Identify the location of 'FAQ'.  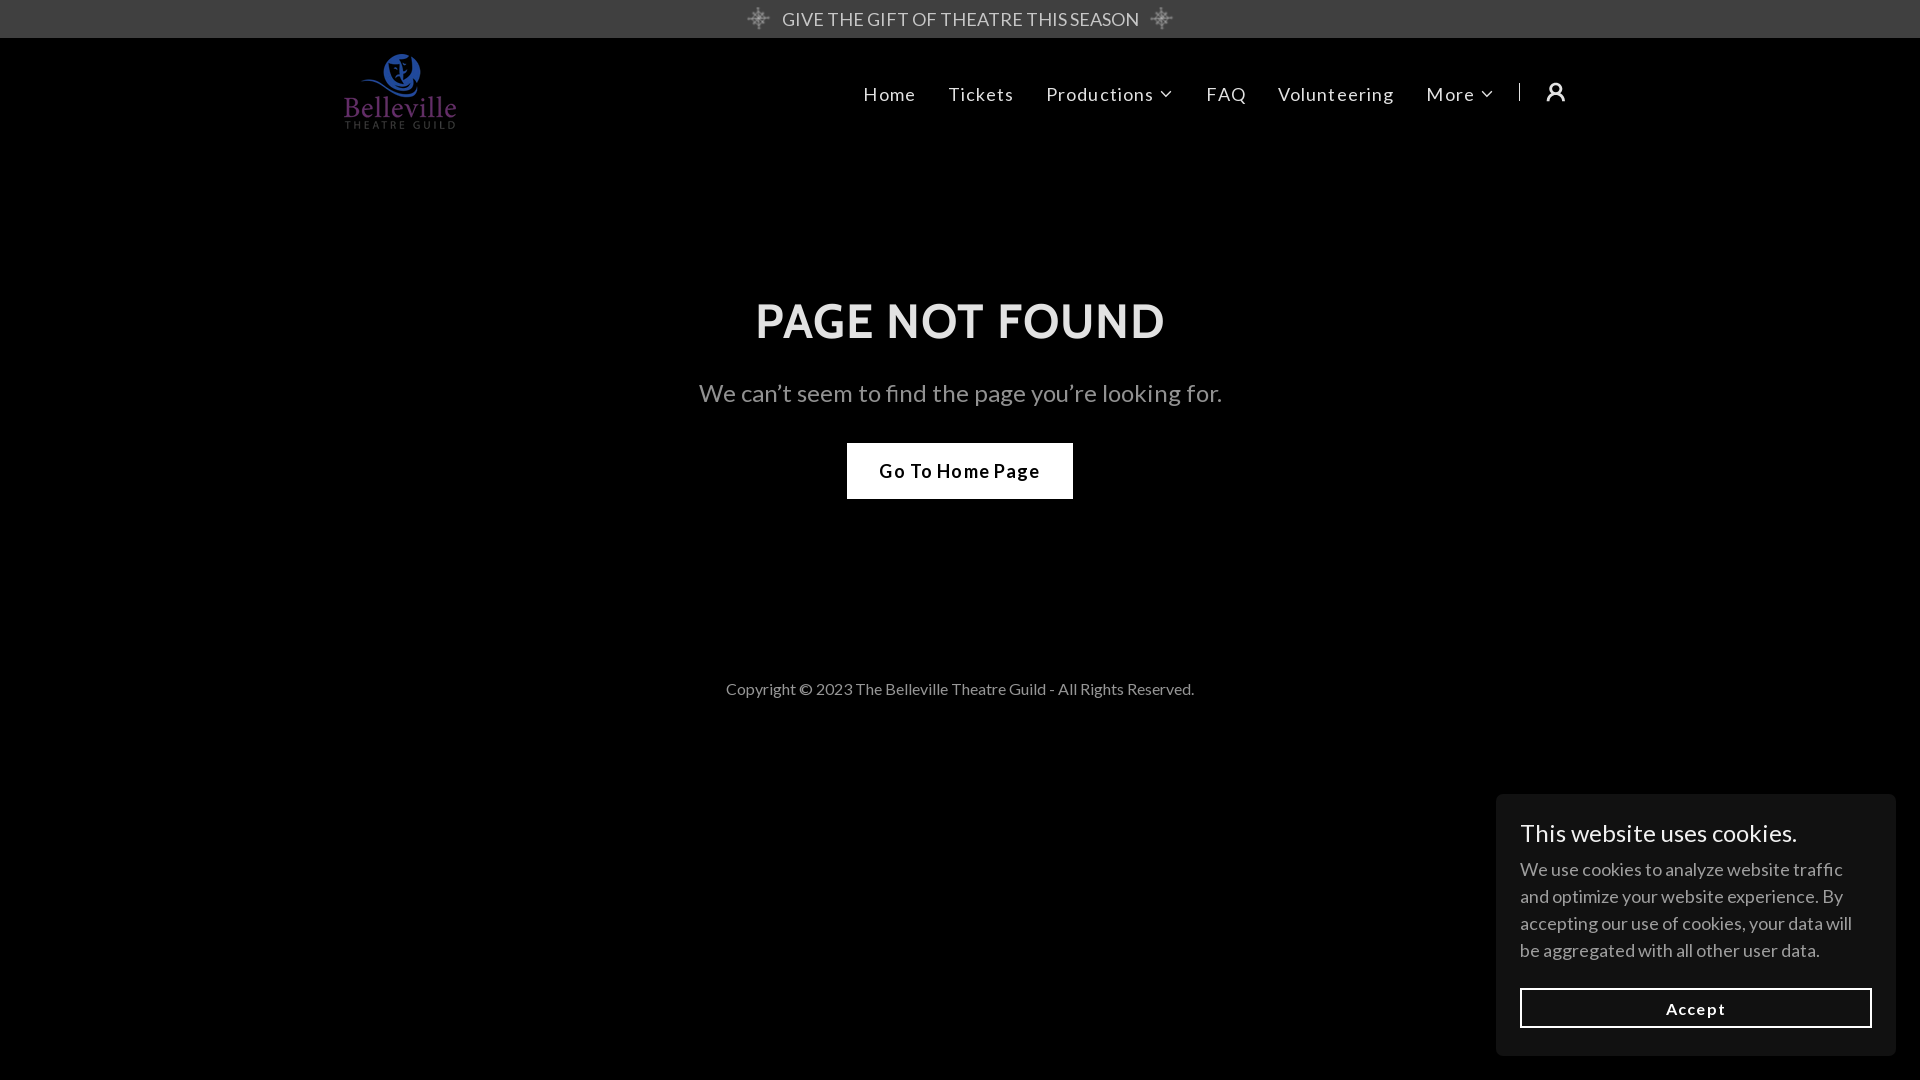
(1200, 93).